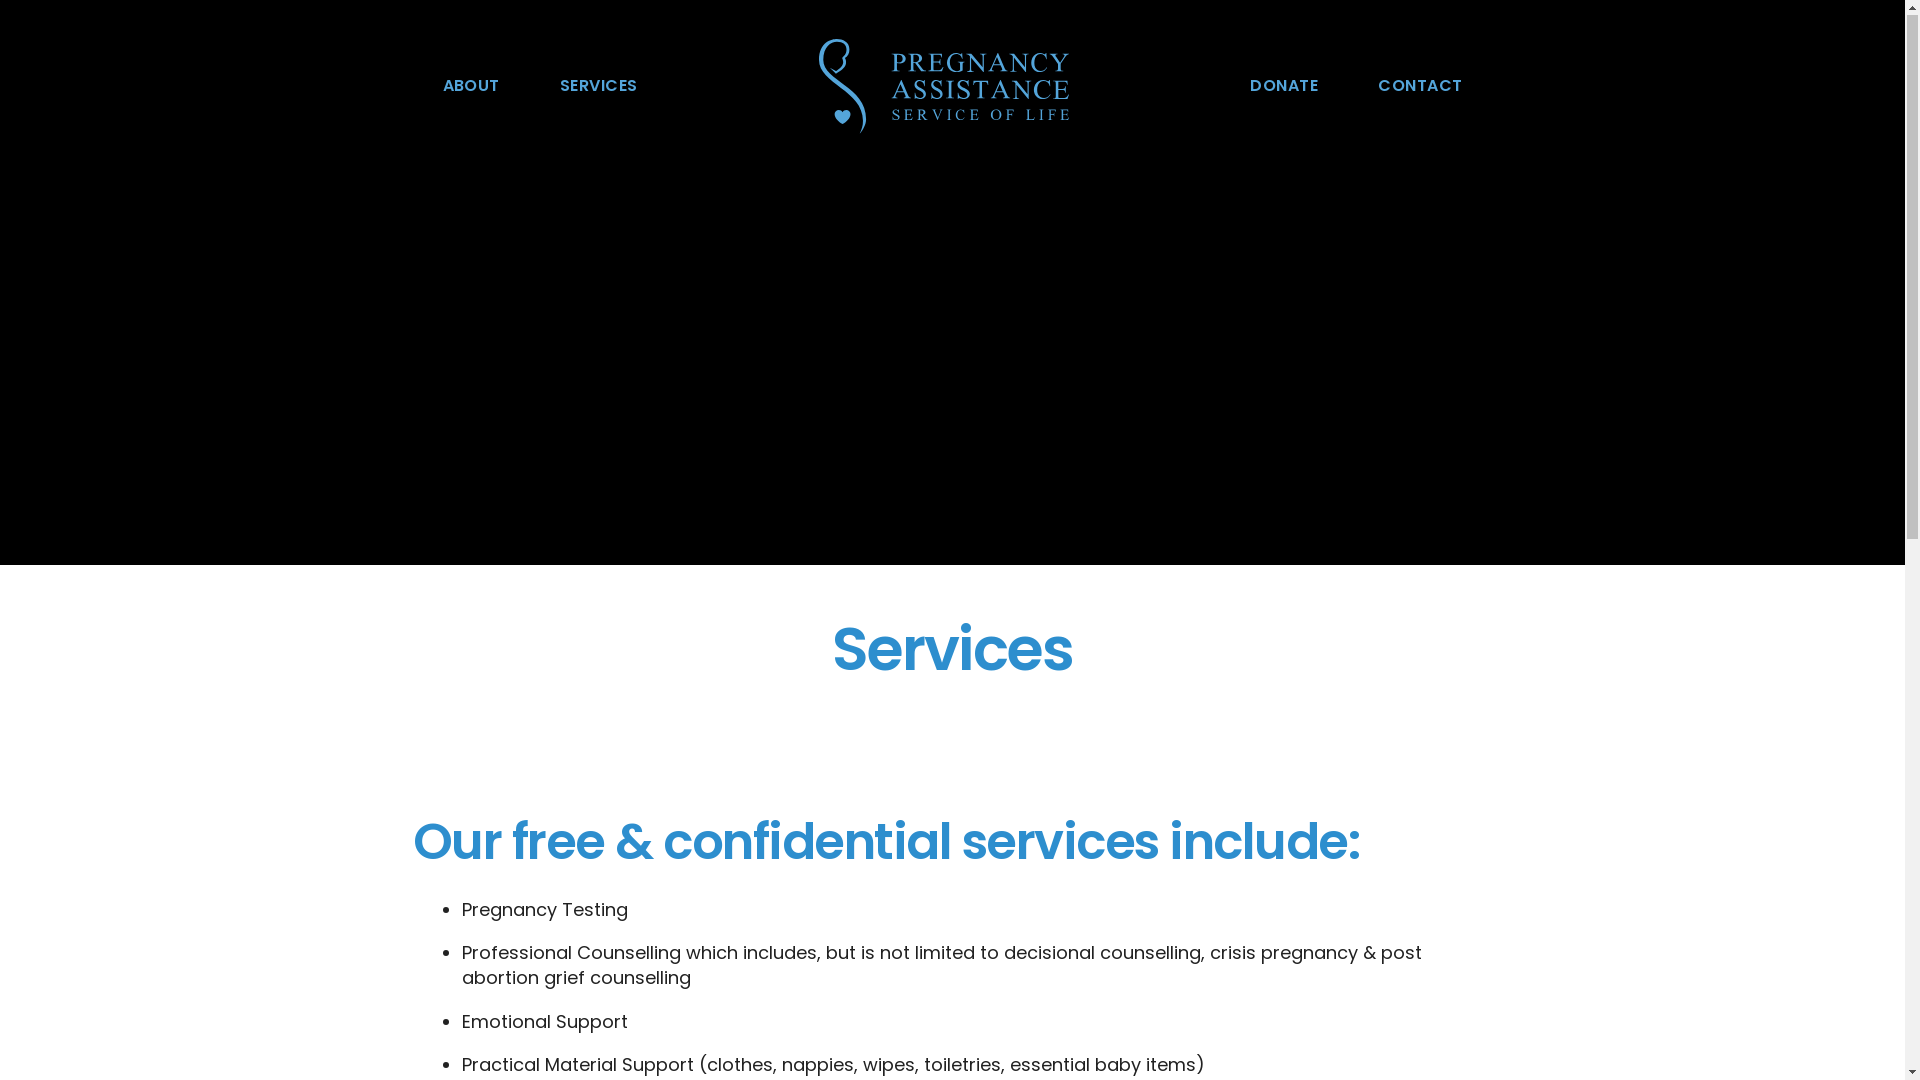  What do you see at coordinates (1419, 86) in the screenshot?
I see `'CONTACT'` at bounding box center [1419, 86].